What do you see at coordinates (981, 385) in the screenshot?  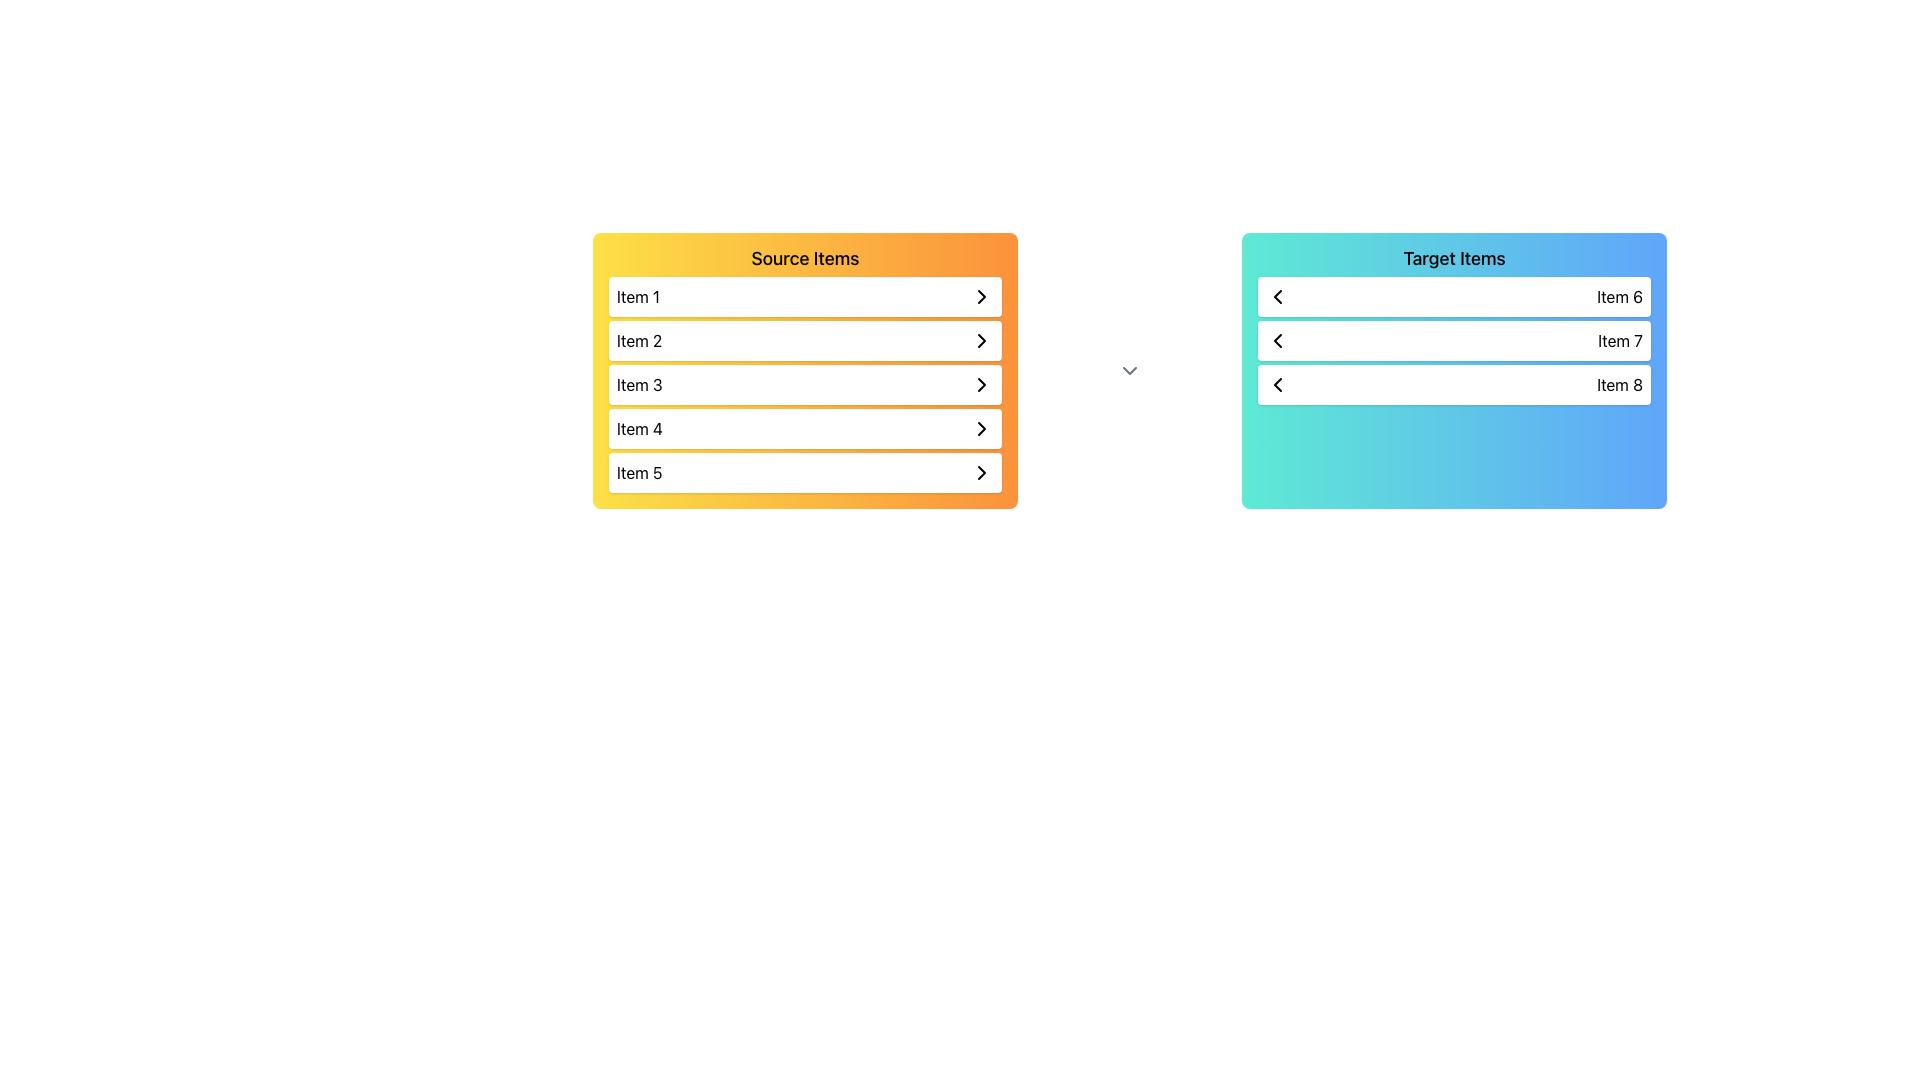 I see `the expansion icon located in the 'Item 3' row of the 'Source Items' list` at bounding box center [981, 385].